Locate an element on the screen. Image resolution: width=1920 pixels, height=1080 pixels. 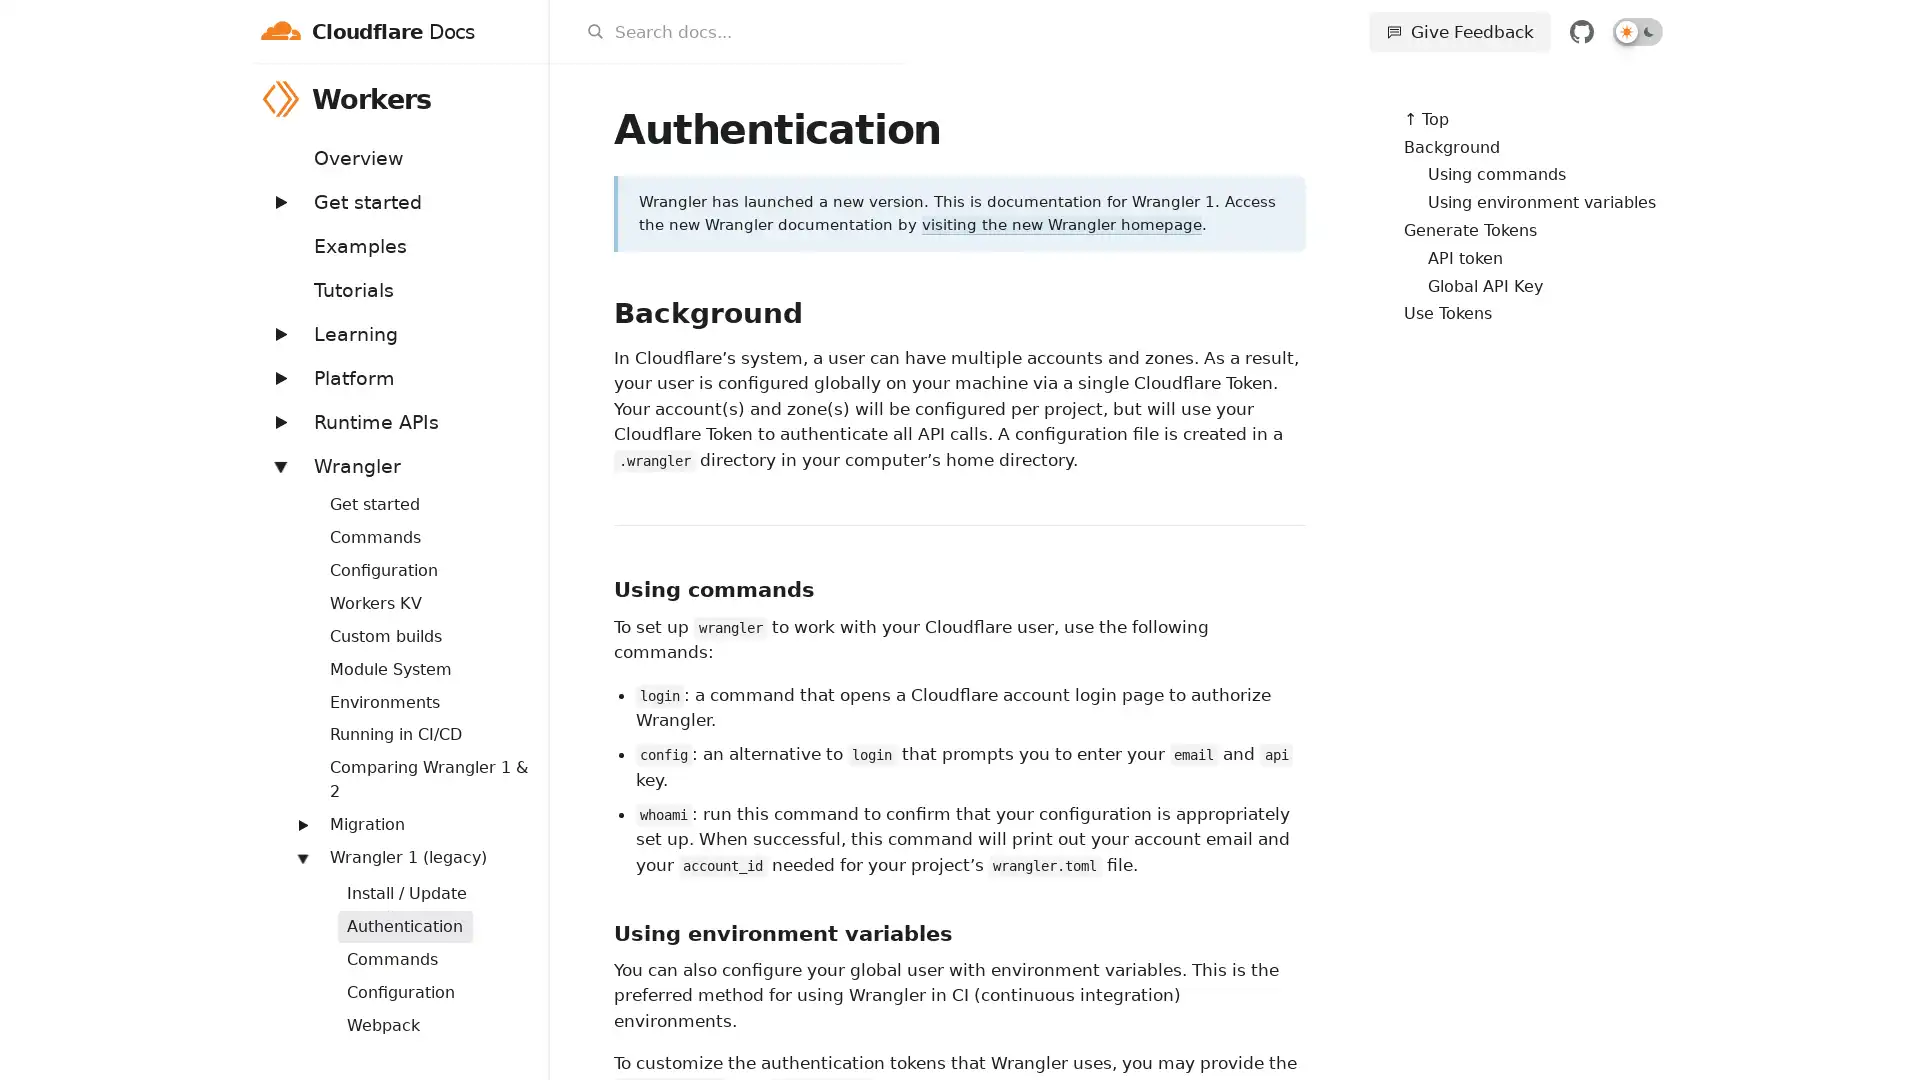
Expand: Migration is located at coordinates (301, 824).